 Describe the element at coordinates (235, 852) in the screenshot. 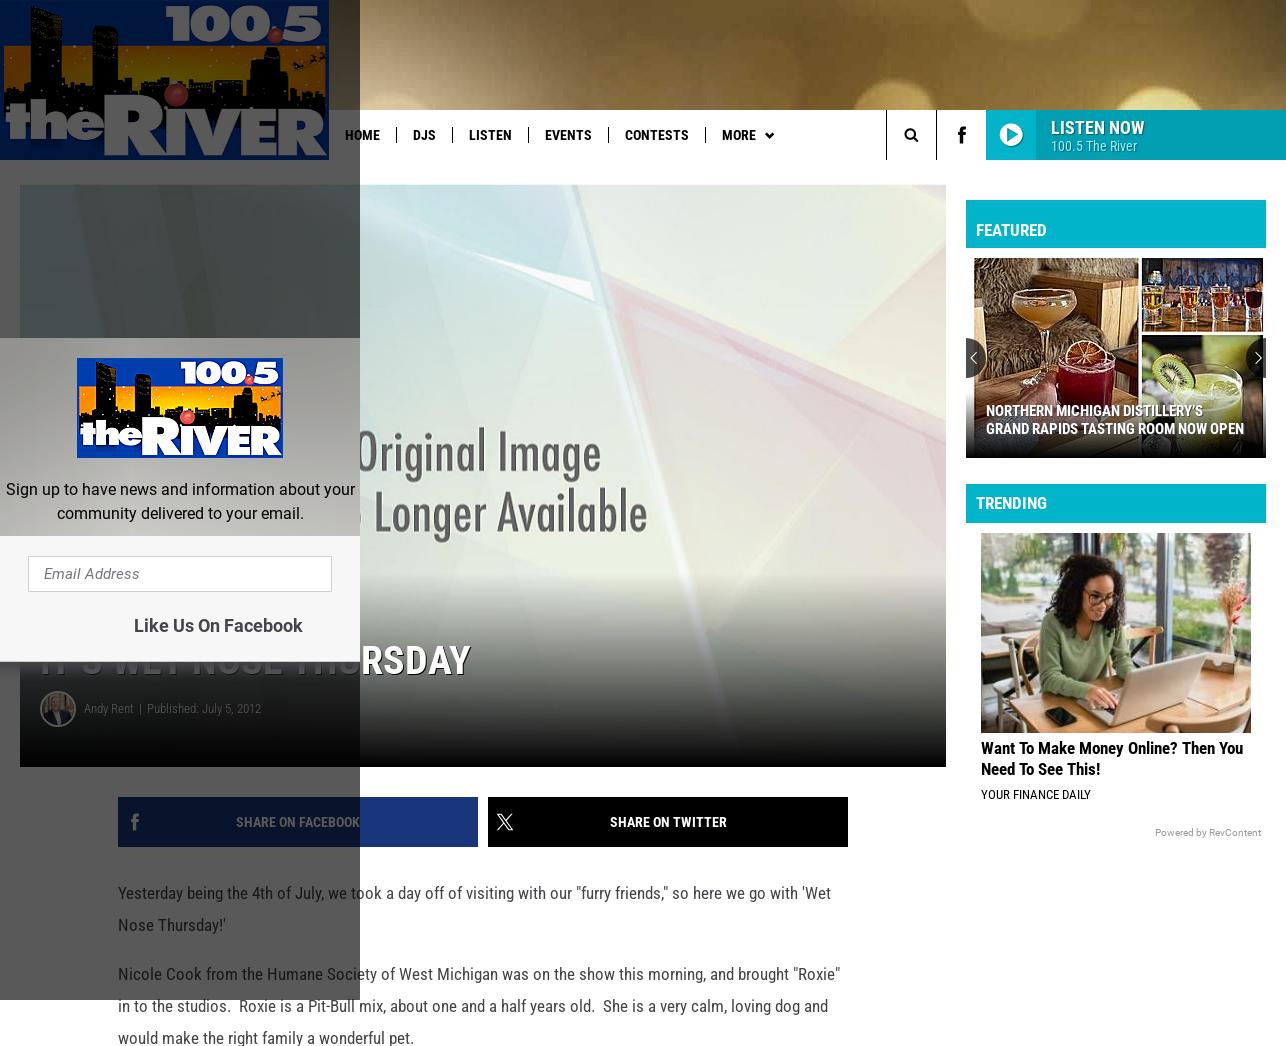

I see `'Share on Facebook'` at that location.